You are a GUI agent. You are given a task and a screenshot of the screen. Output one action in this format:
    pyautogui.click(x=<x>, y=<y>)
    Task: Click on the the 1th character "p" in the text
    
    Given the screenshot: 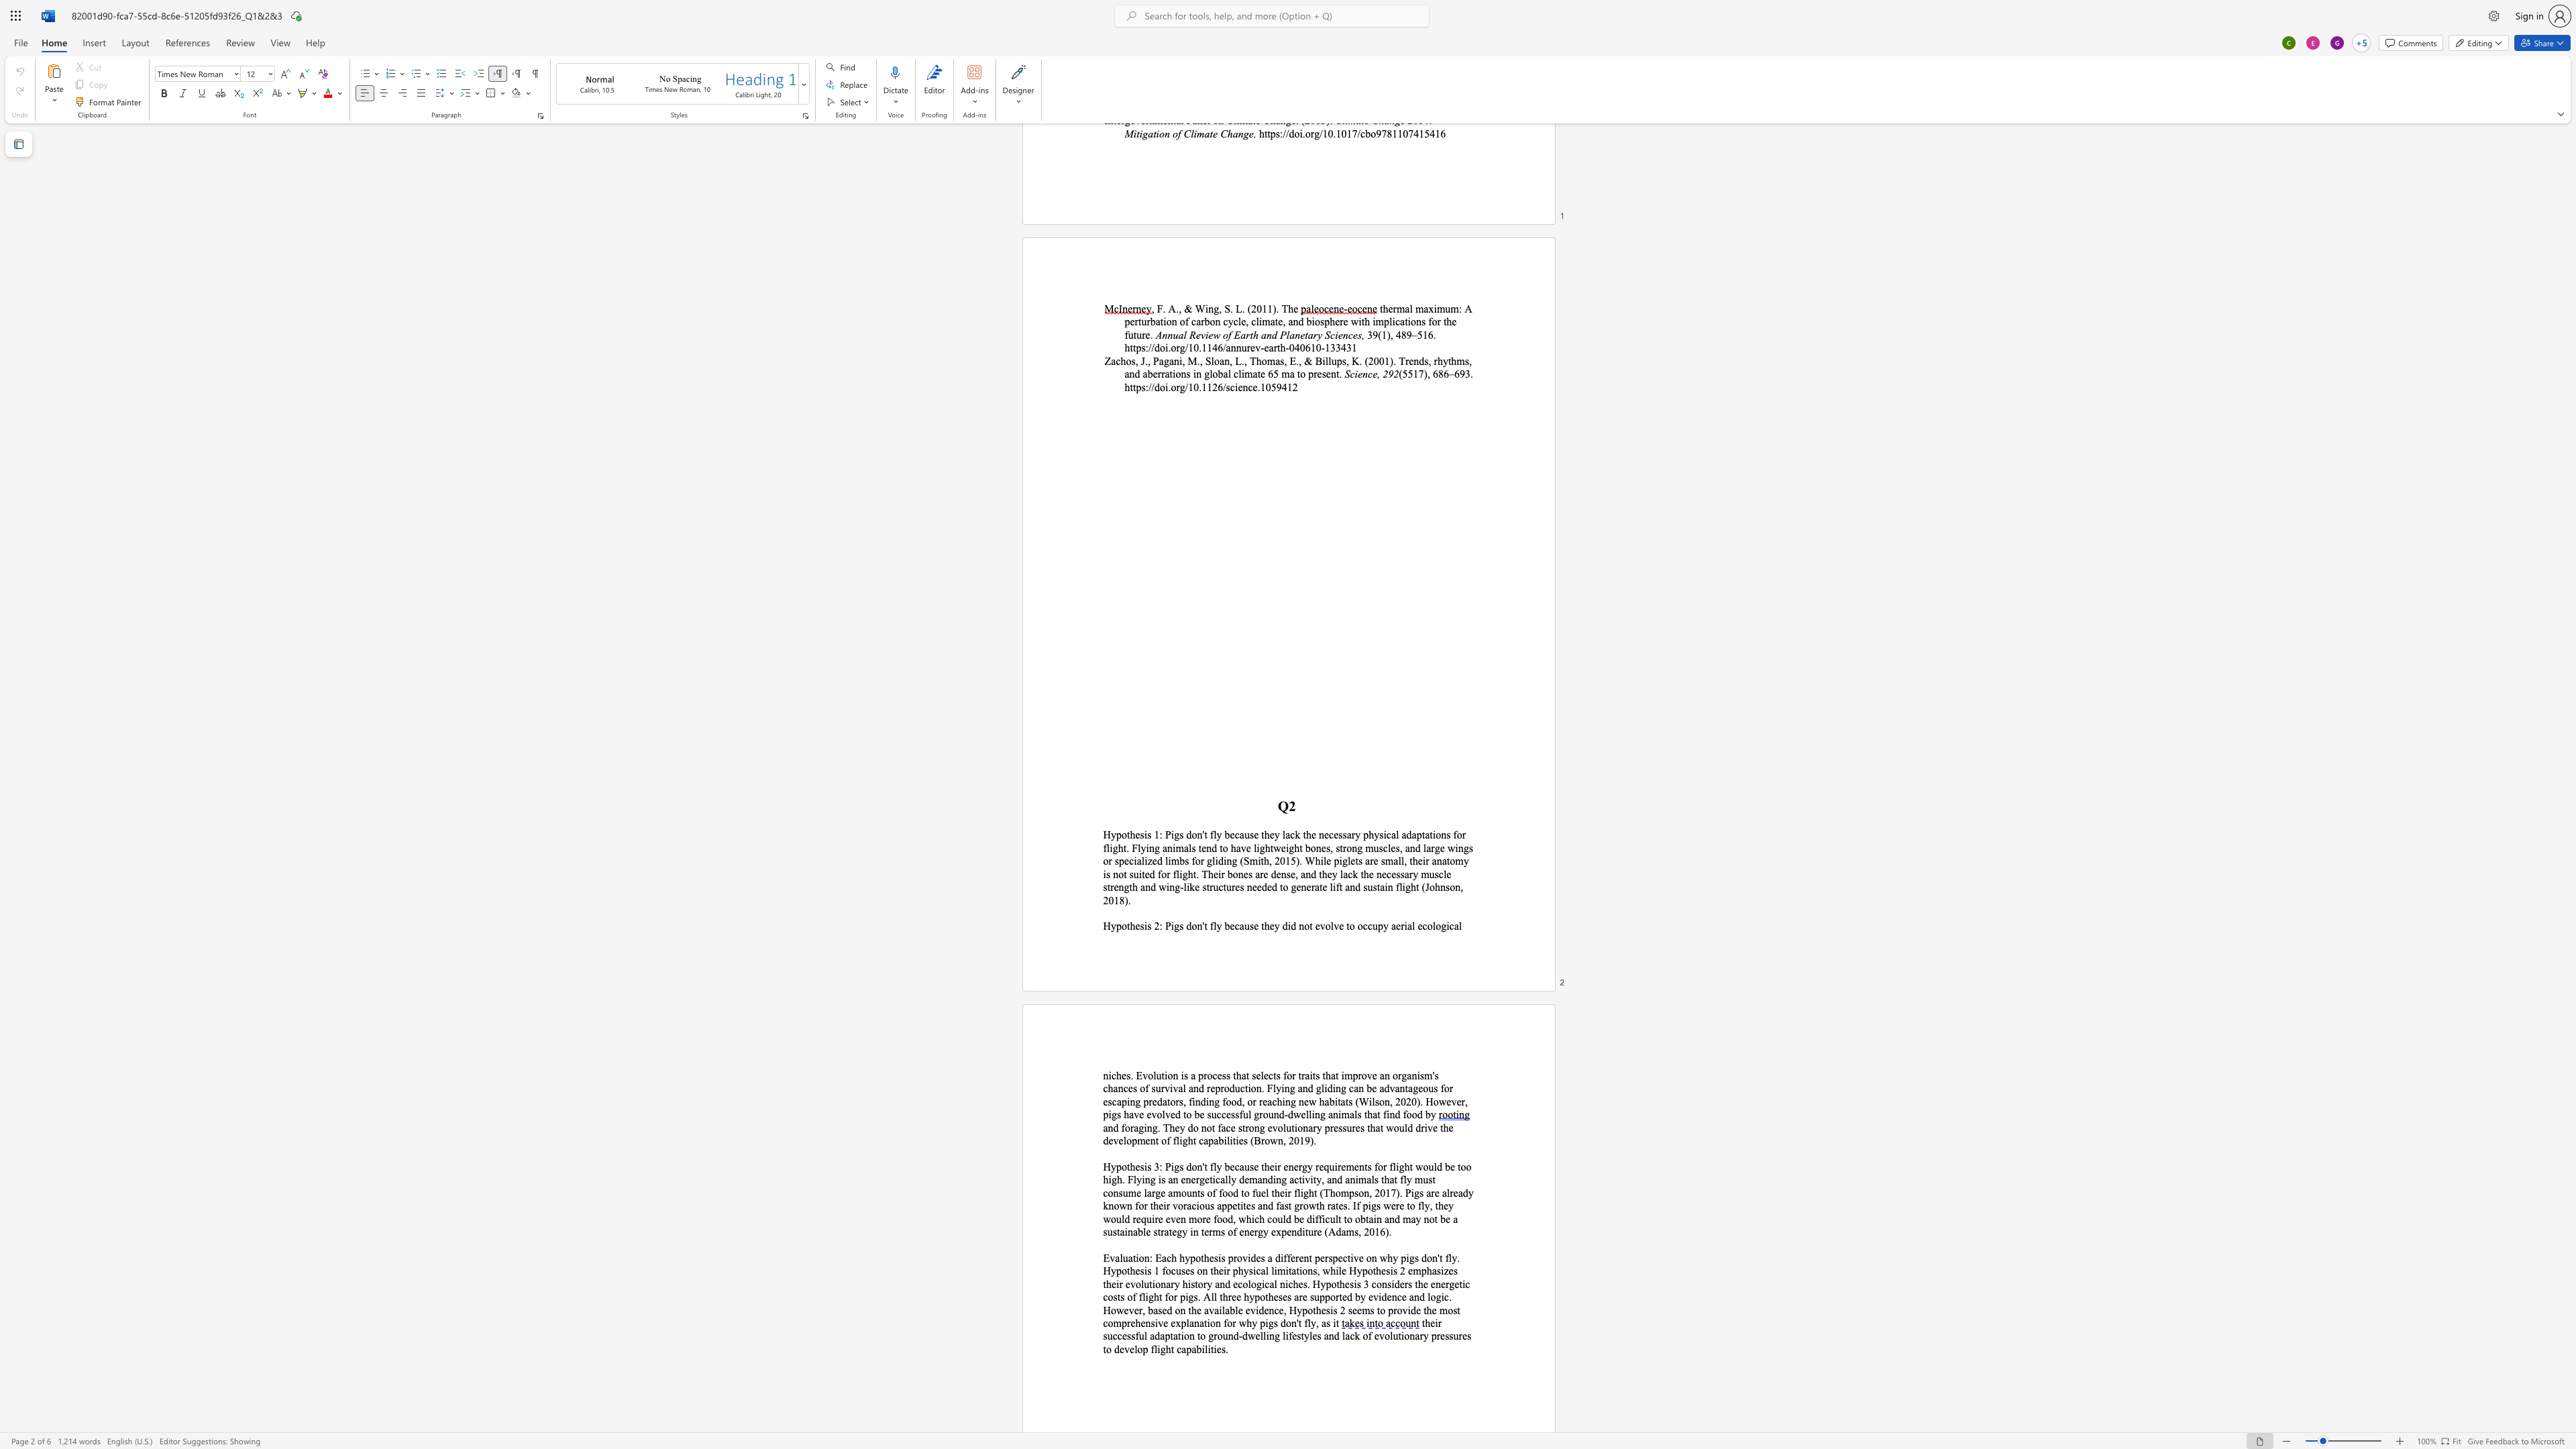 What is the action you would take?
    pyautogui.click(x=1119, y=835)
    